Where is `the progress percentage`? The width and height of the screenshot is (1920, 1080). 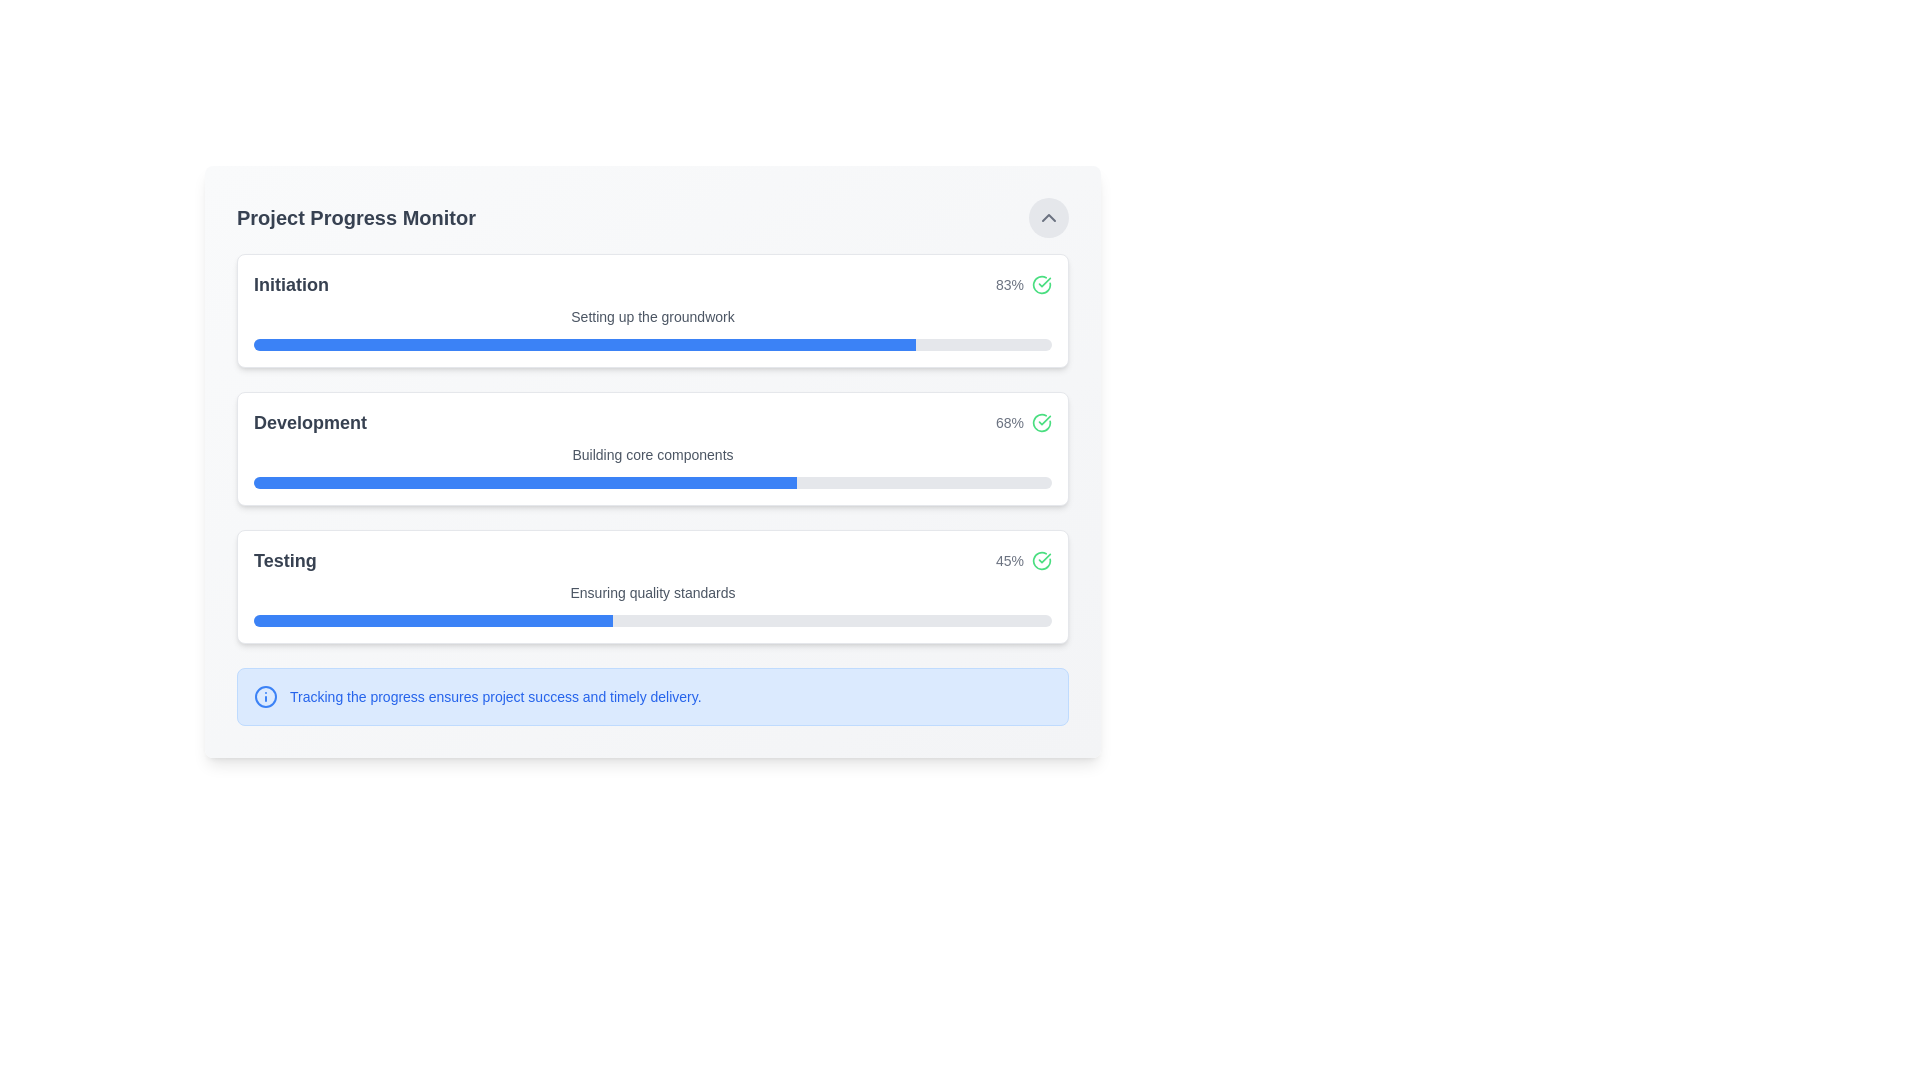
the progress percentage is located at coordinates (773, 482).